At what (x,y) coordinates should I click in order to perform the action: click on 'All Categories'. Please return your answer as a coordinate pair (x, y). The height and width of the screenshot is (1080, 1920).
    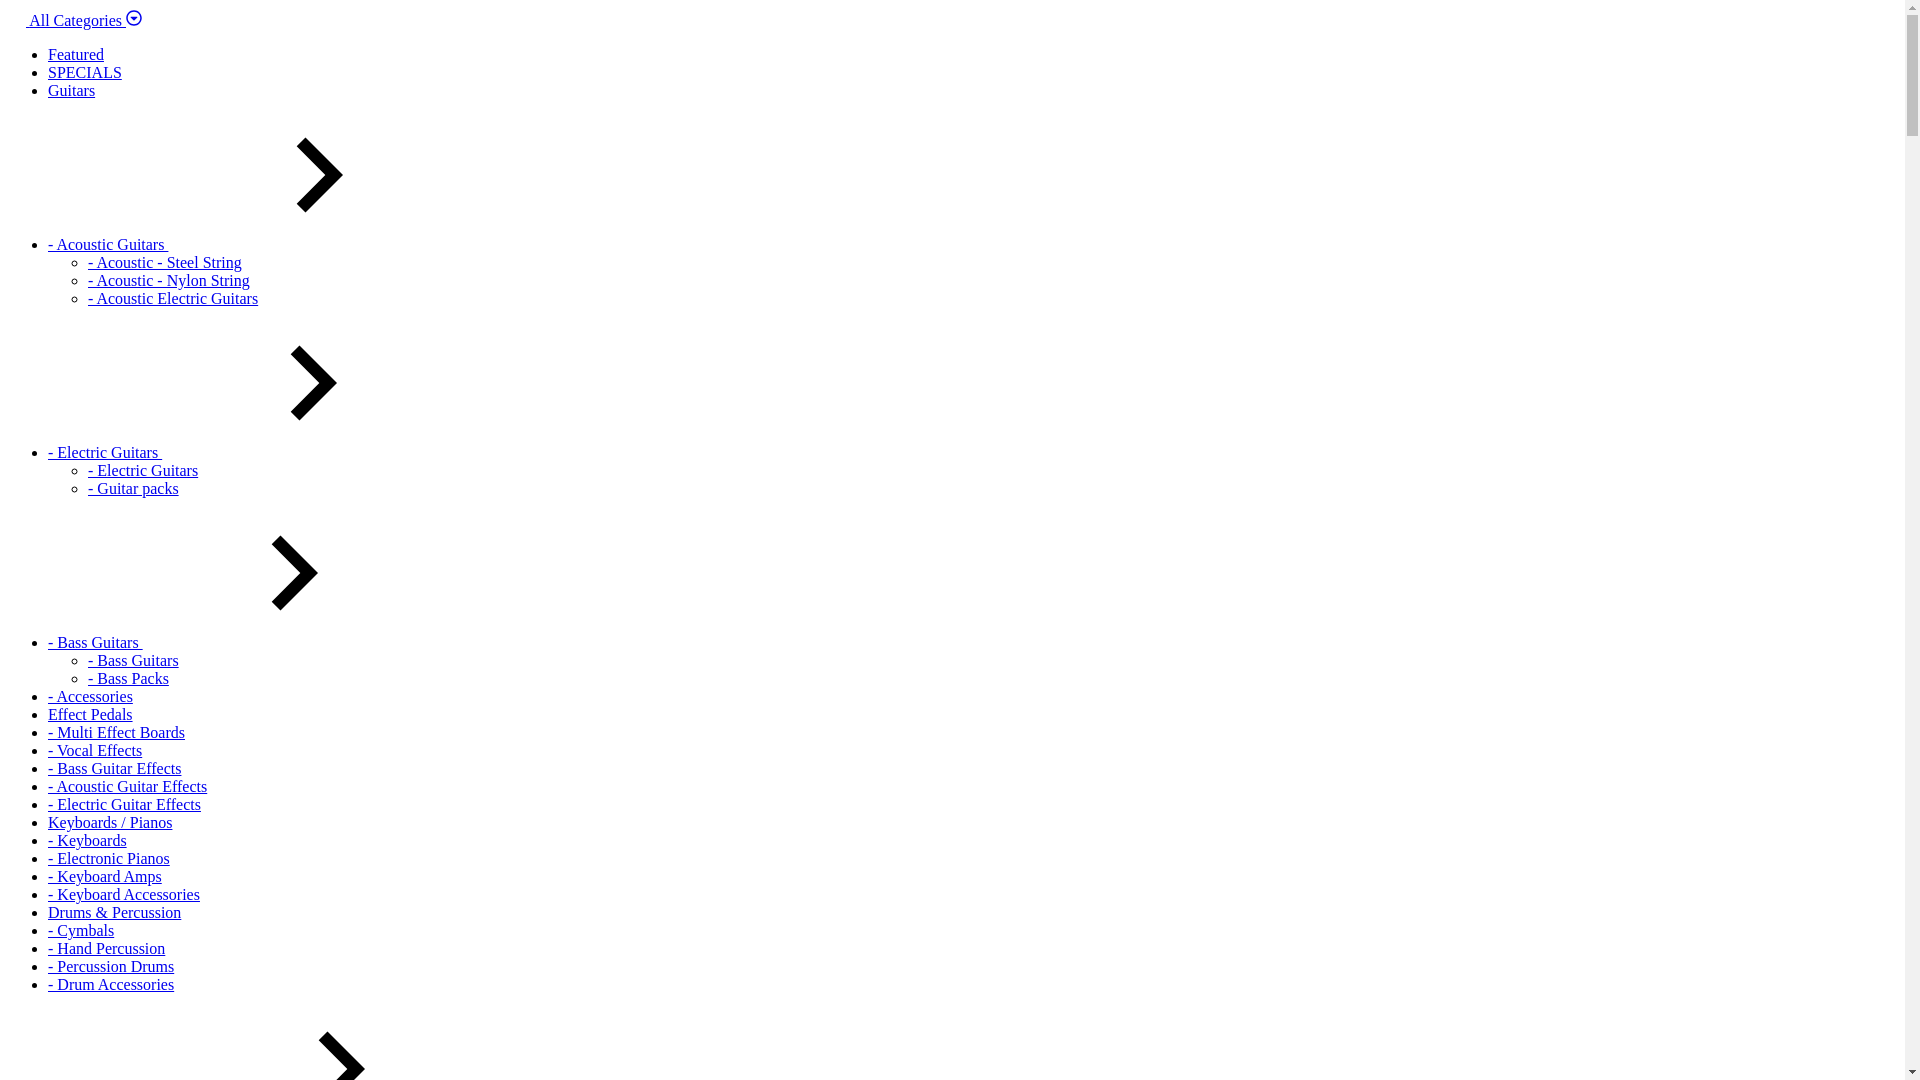
    Looking at the image, I should click on (75, 20).